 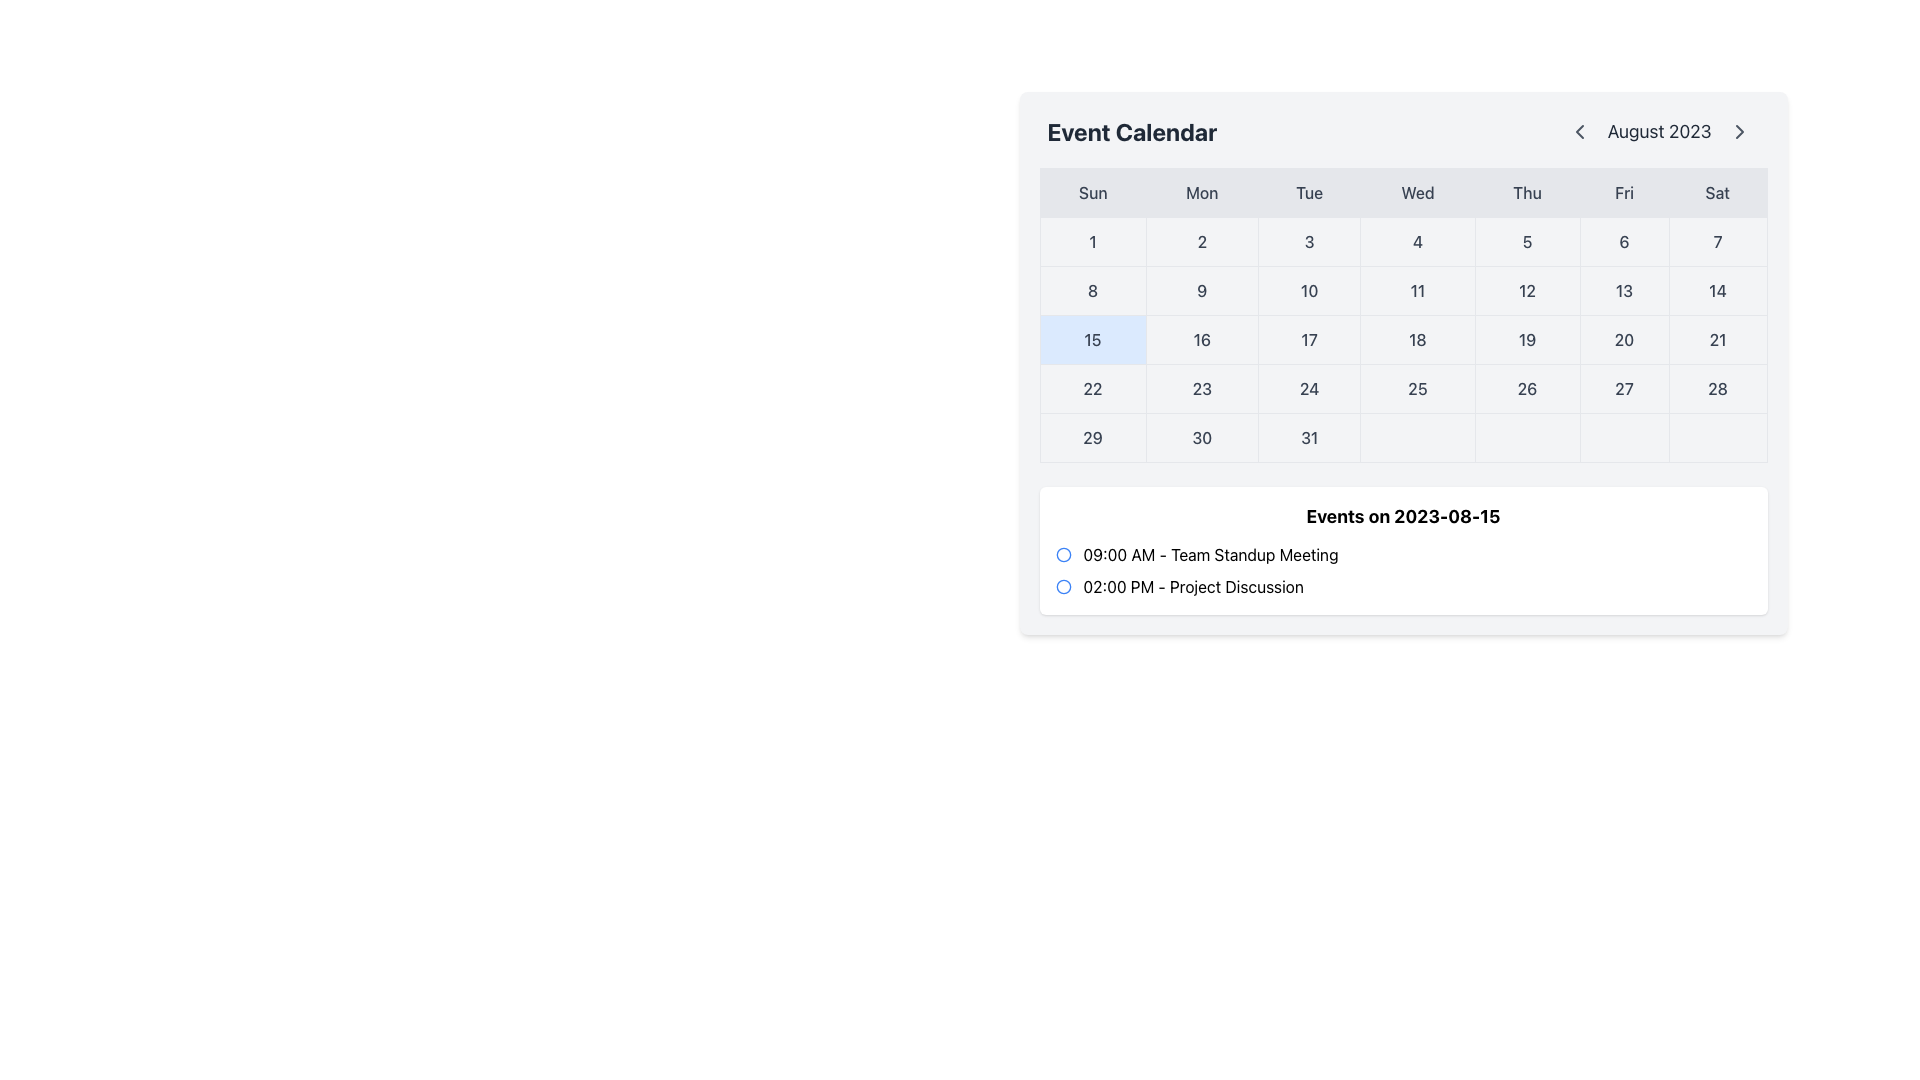 What do you see at coordinates (1092, 241) in the screenshot?
I see `the Calendar Day Cell that displays the number '1' in the top-left corner of the calendar grid under the 'Sun' header` at bounding box center [1092, 241].